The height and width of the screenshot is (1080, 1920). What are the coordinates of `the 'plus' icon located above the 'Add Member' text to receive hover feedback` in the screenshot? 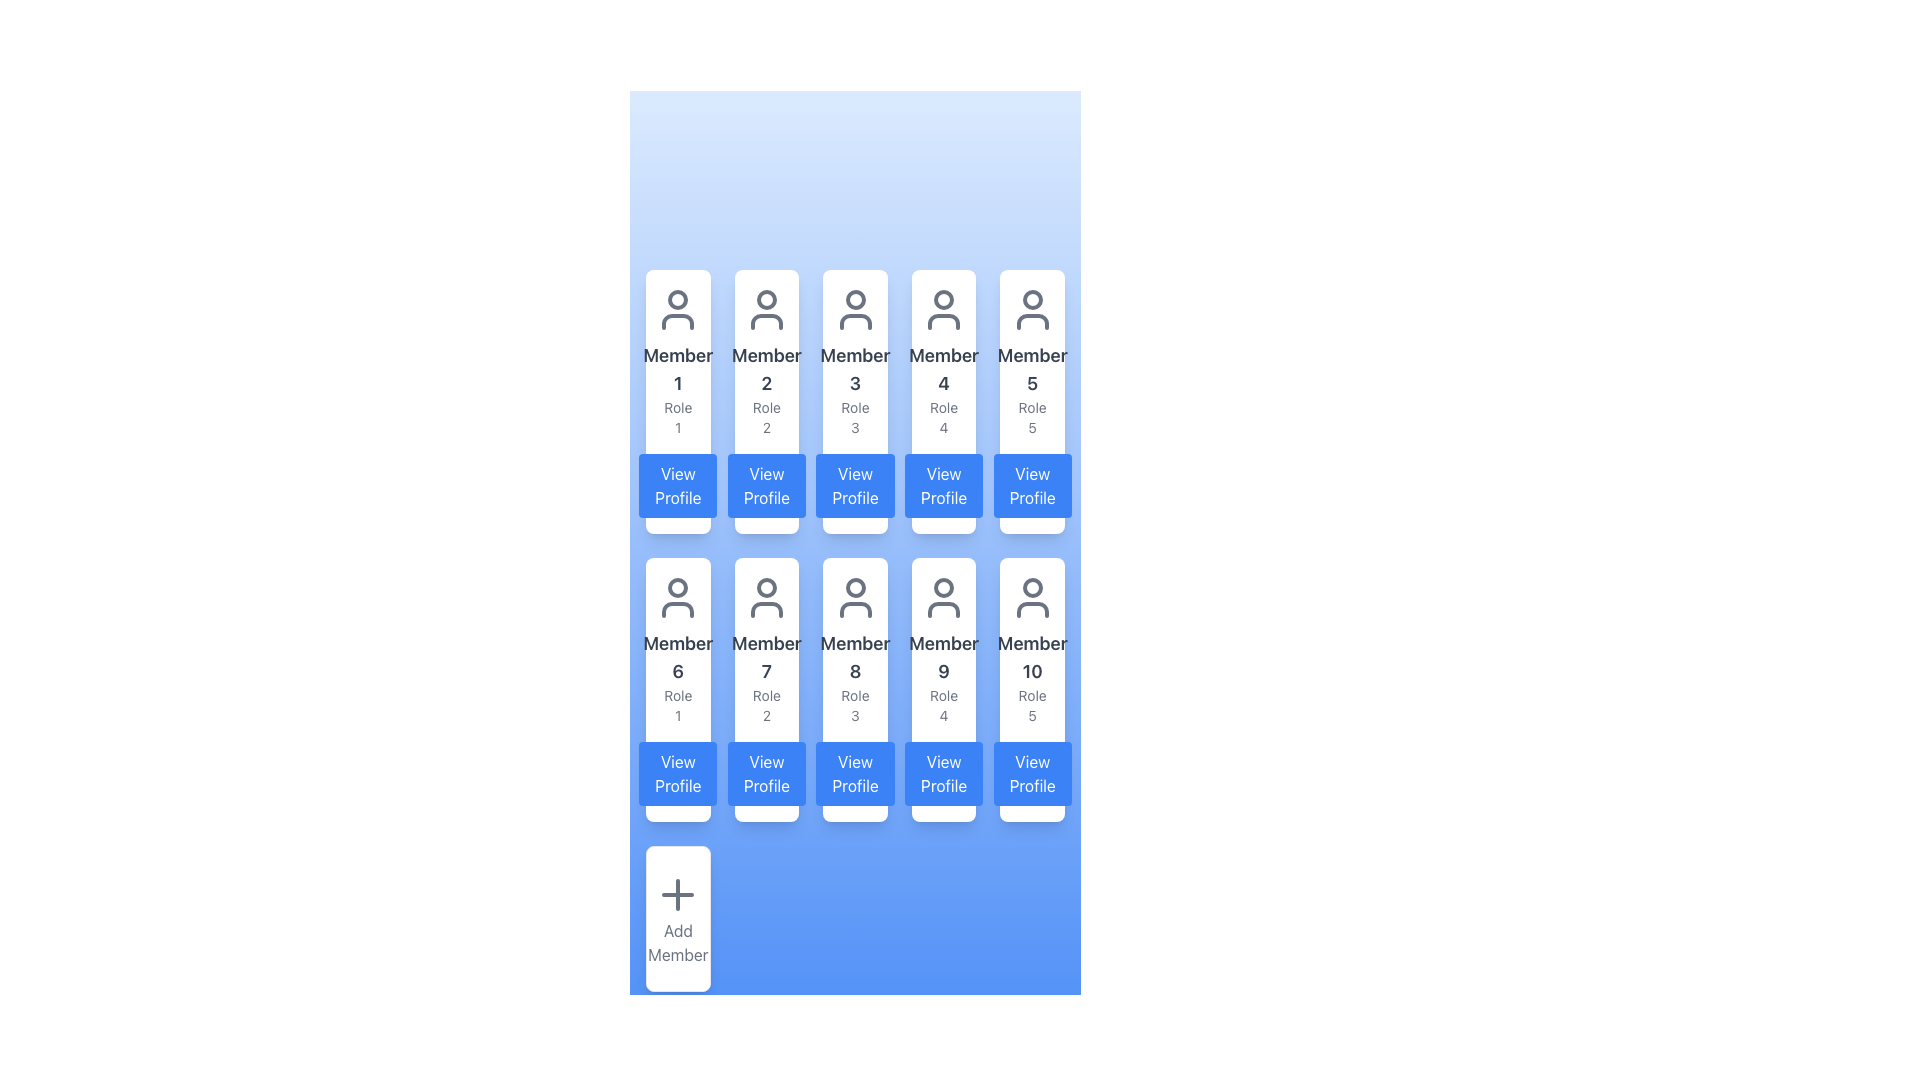 It's located at (678, 893).